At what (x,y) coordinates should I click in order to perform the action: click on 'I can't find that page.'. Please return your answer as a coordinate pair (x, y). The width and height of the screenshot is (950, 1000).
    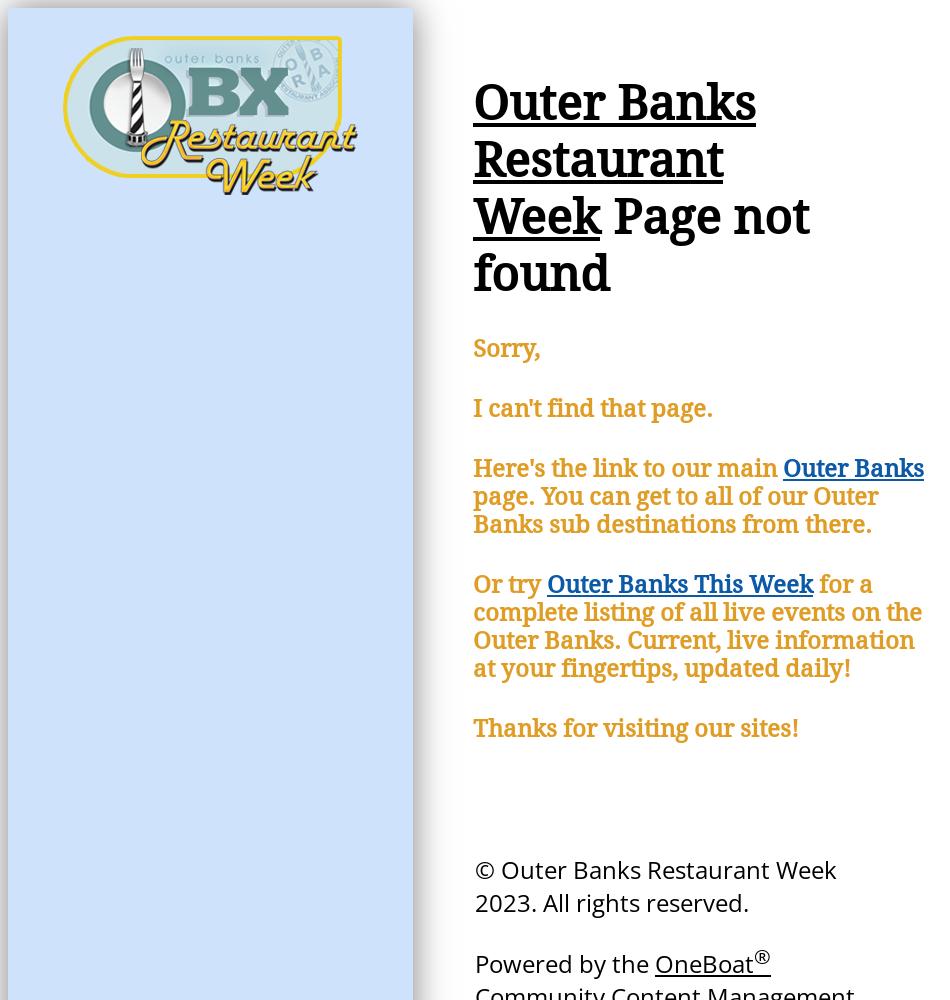
    Looking at the image, I should click on (592, 409).